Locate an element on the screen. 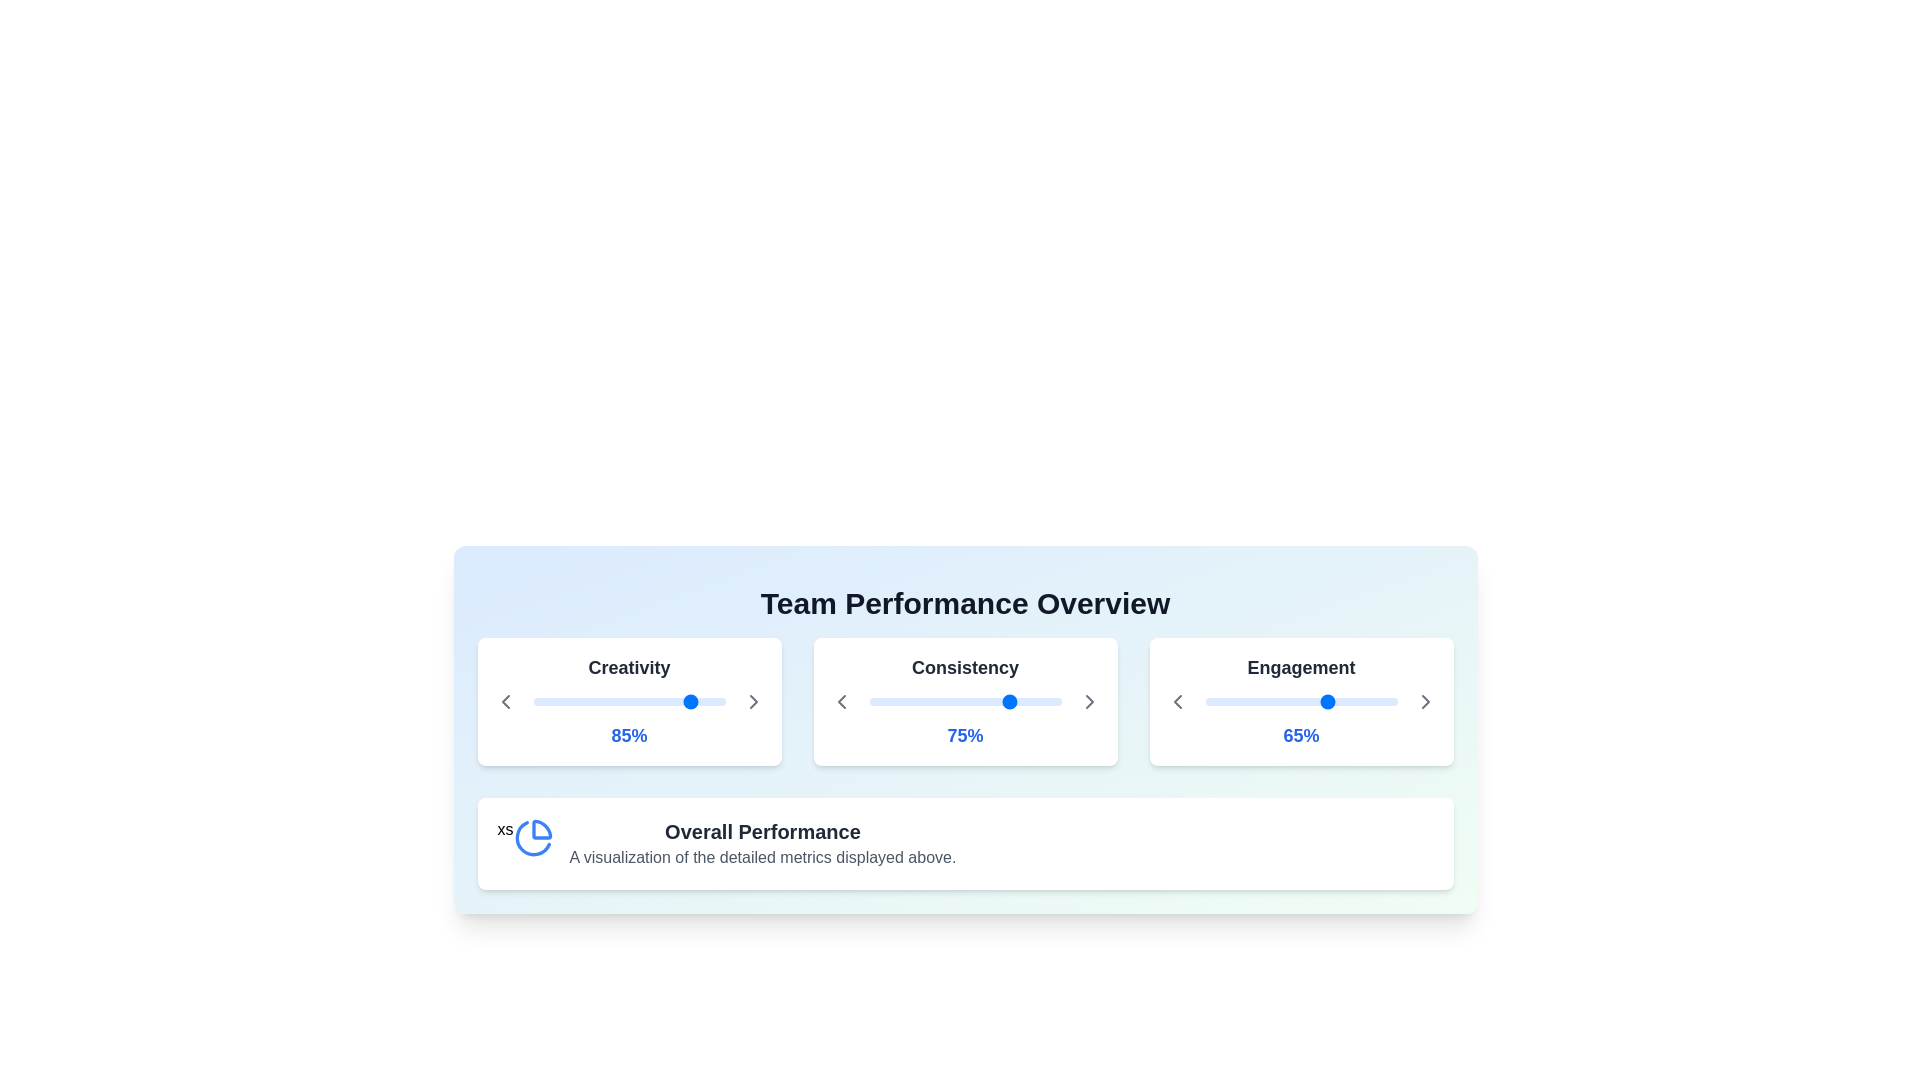 Image resolution: width=1920 pixels, height=1080 pixels. text label that serves as a heading for the section below the 'Team Performance Overview', providing a summary of the topic is located at coordinates (762, 832).